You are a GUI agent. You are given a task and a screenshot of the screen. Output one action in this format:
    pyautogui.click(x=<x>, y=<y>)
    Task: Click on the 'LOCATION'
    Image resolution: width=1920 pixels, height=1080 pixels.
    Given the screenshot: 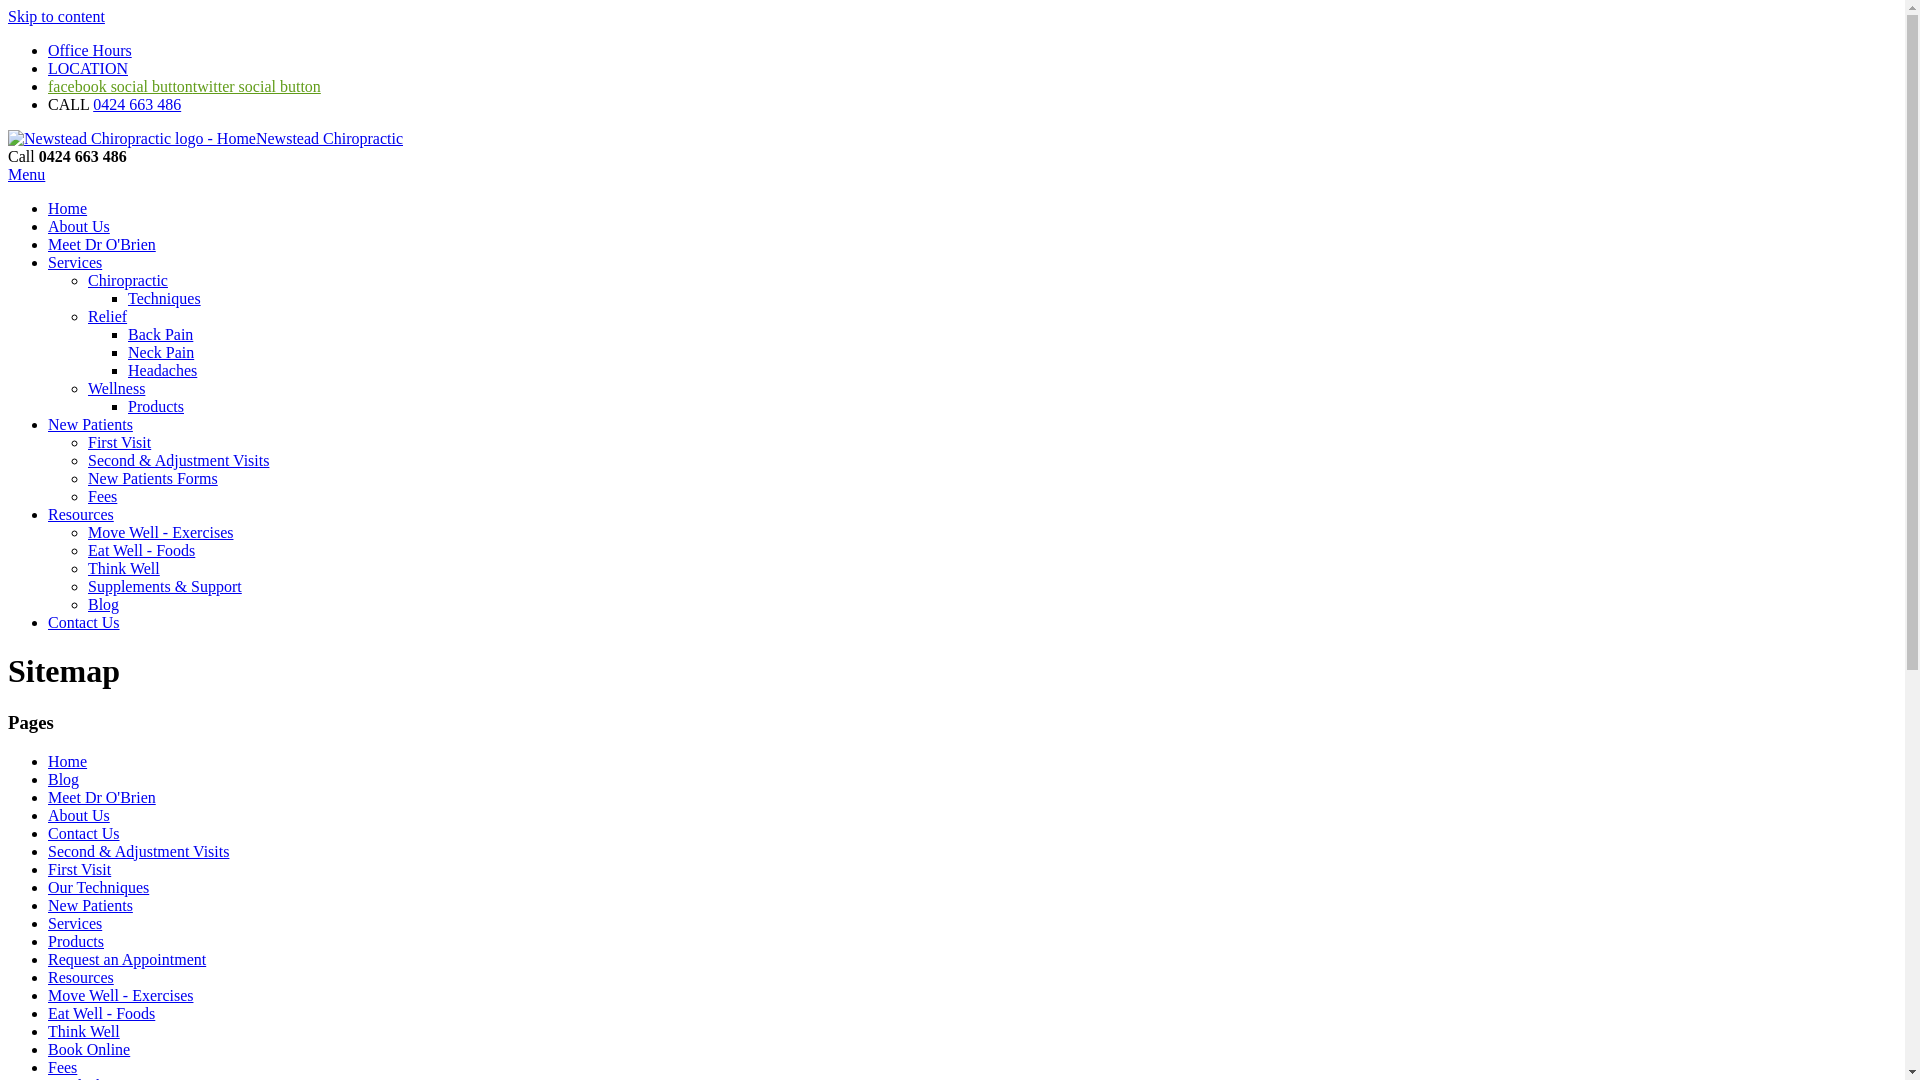 What is the action you would take?
    pyautogui.click(x=86, y=67)
    